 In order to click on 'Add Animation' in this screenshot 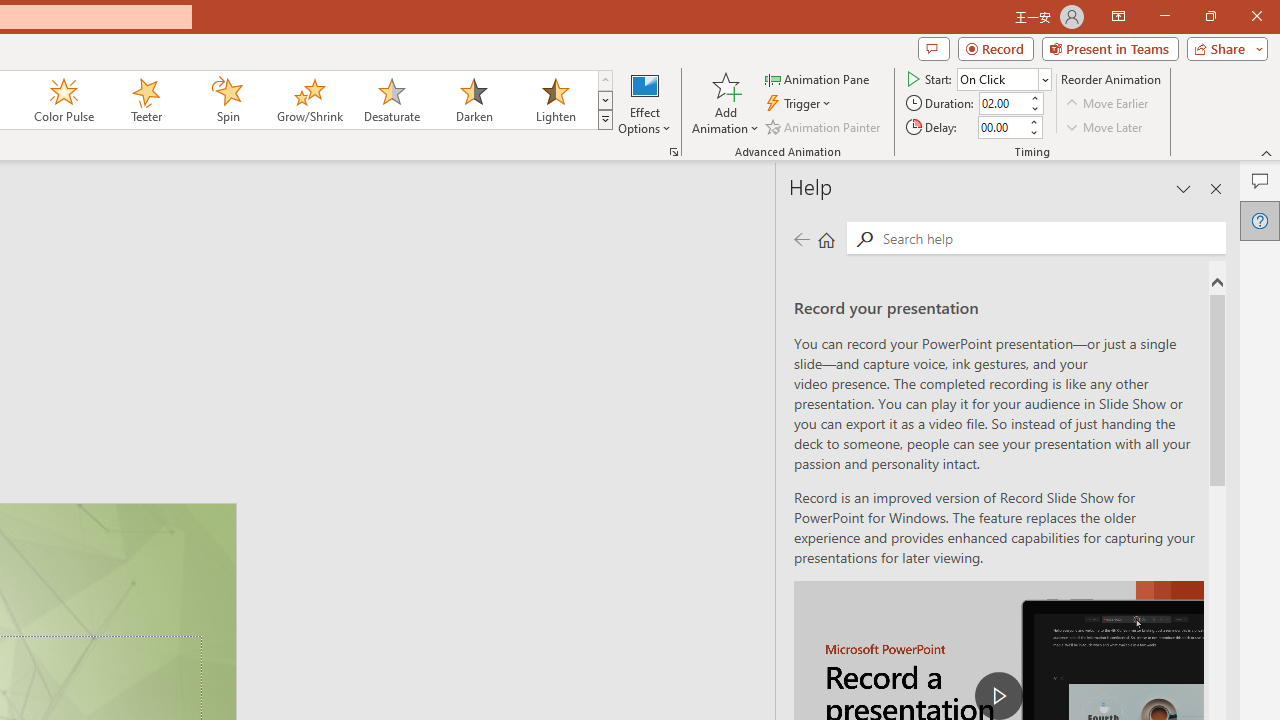, I will do `click(724, 103)`.